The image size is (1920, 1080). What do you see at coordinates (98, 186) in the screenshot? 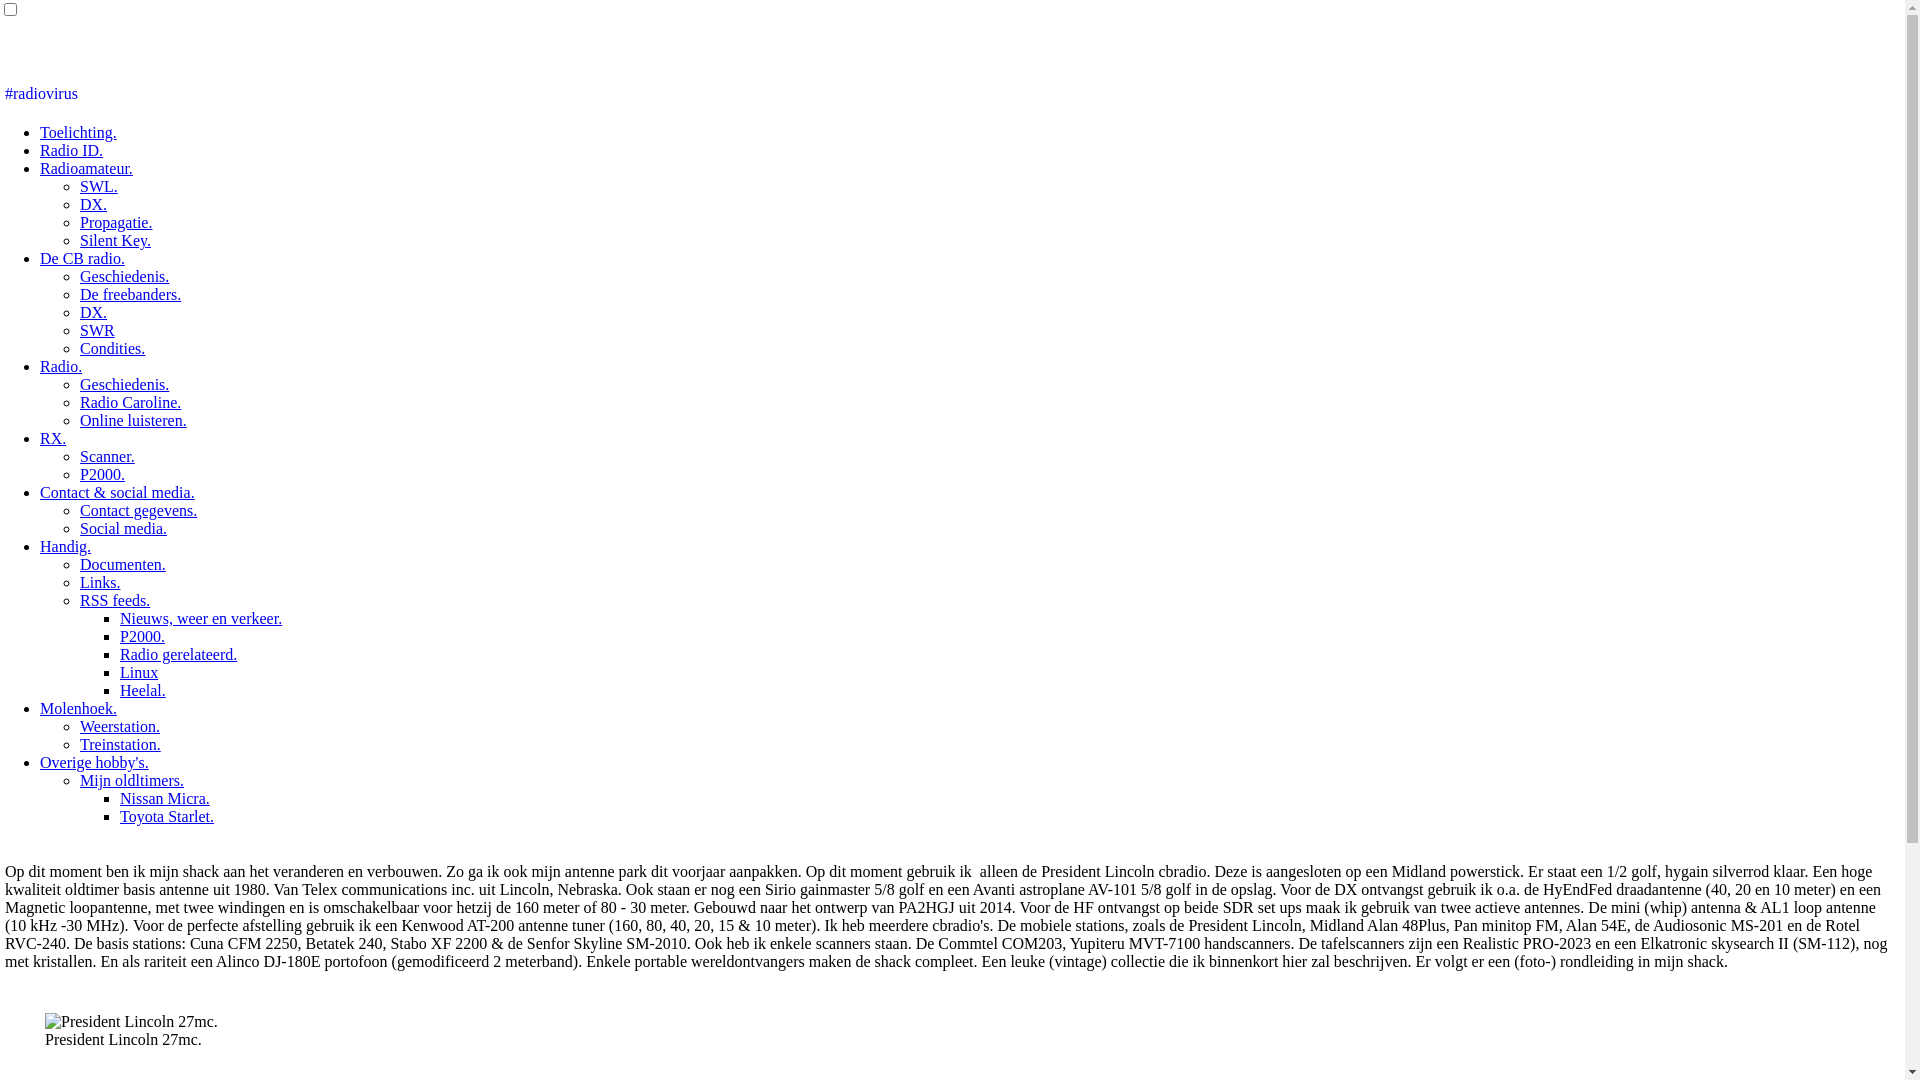
I see `'SWL.'` at bounding box center [98, 186].